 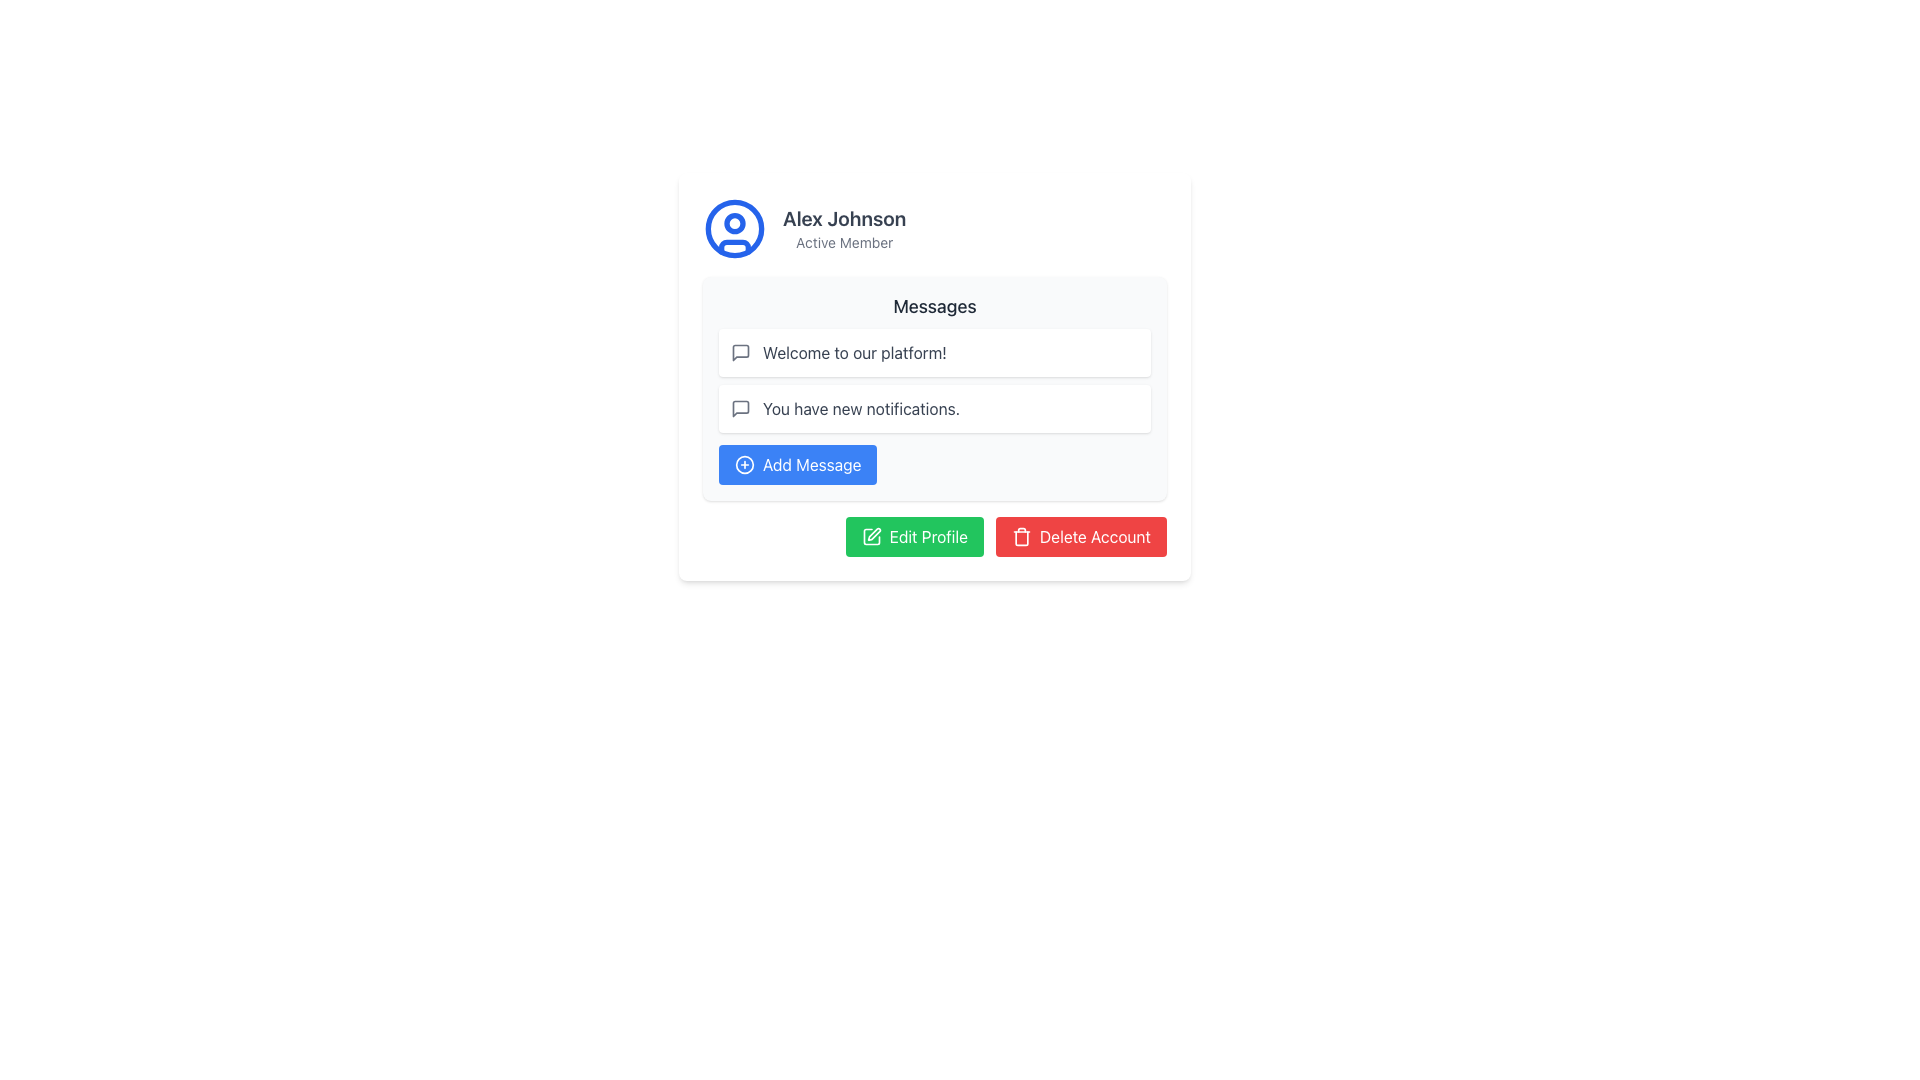 I want to click on the graphical component located at the center of the blue 'Add Message' button to enhance its identification as a user-click target, so click(x=743, y=465).